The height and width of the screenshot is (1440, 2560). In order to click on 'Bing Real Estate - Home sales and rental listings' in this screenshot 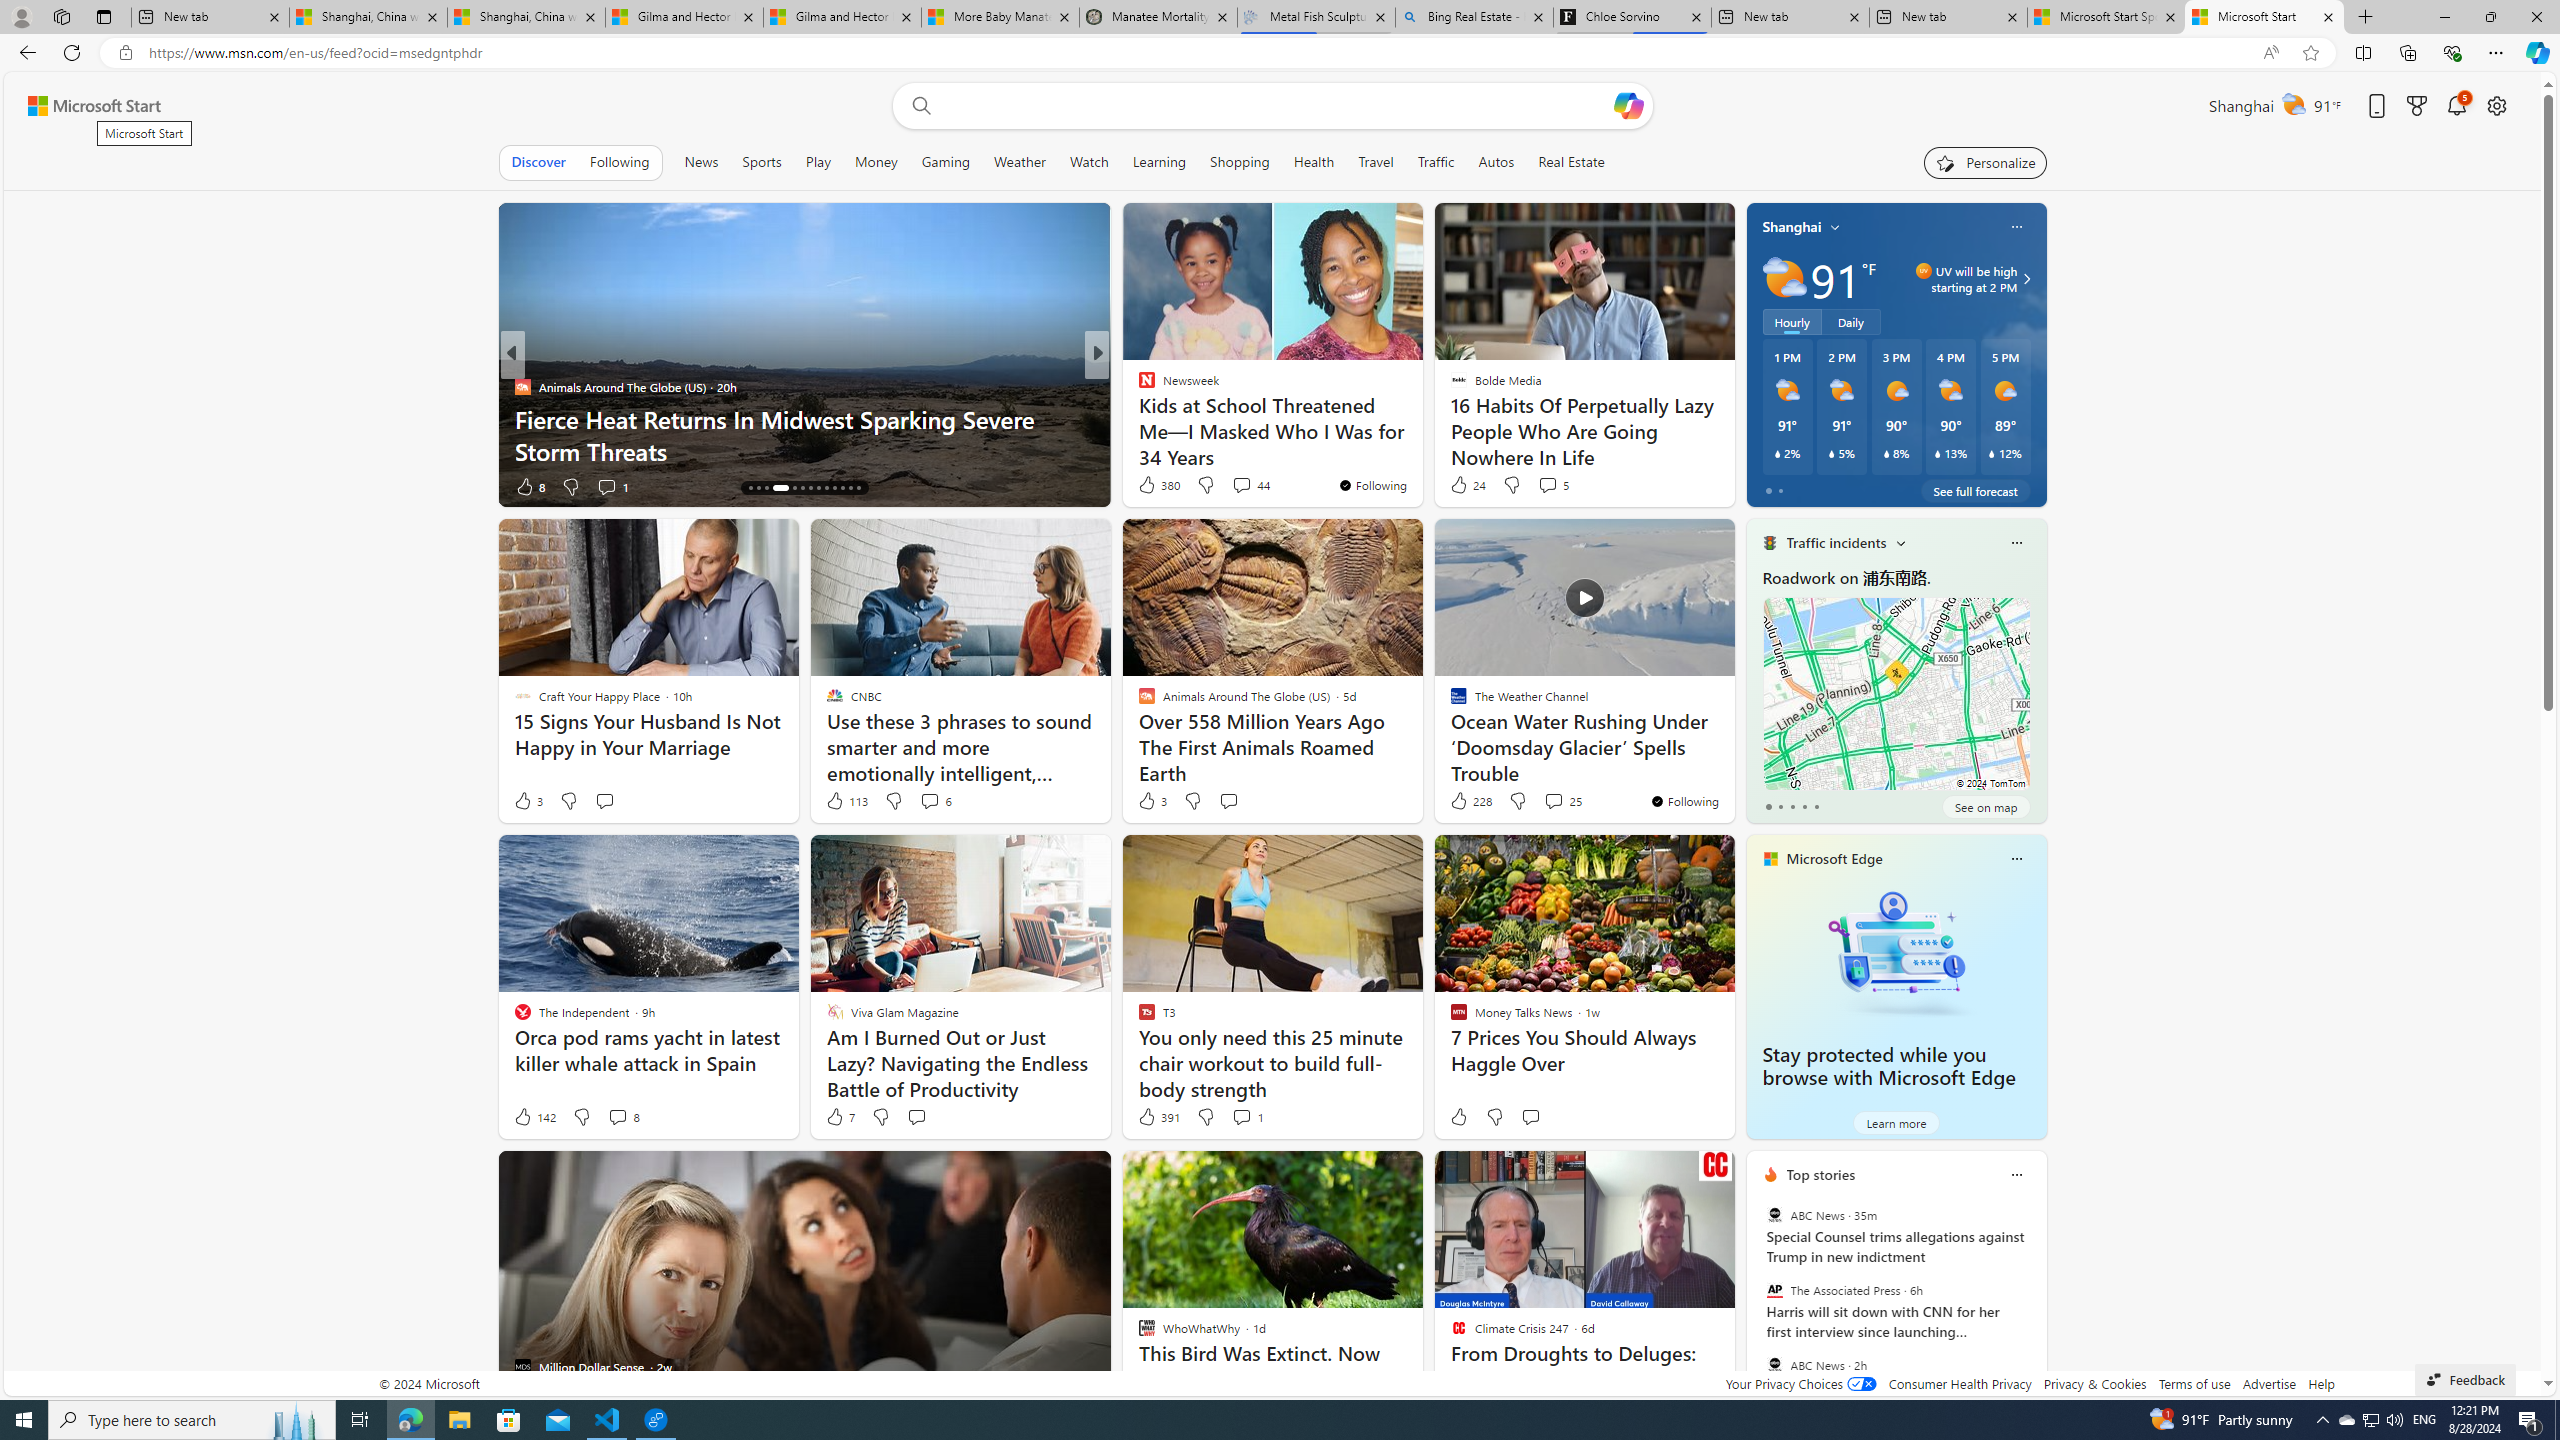, I will do `click(1473, 16)`.